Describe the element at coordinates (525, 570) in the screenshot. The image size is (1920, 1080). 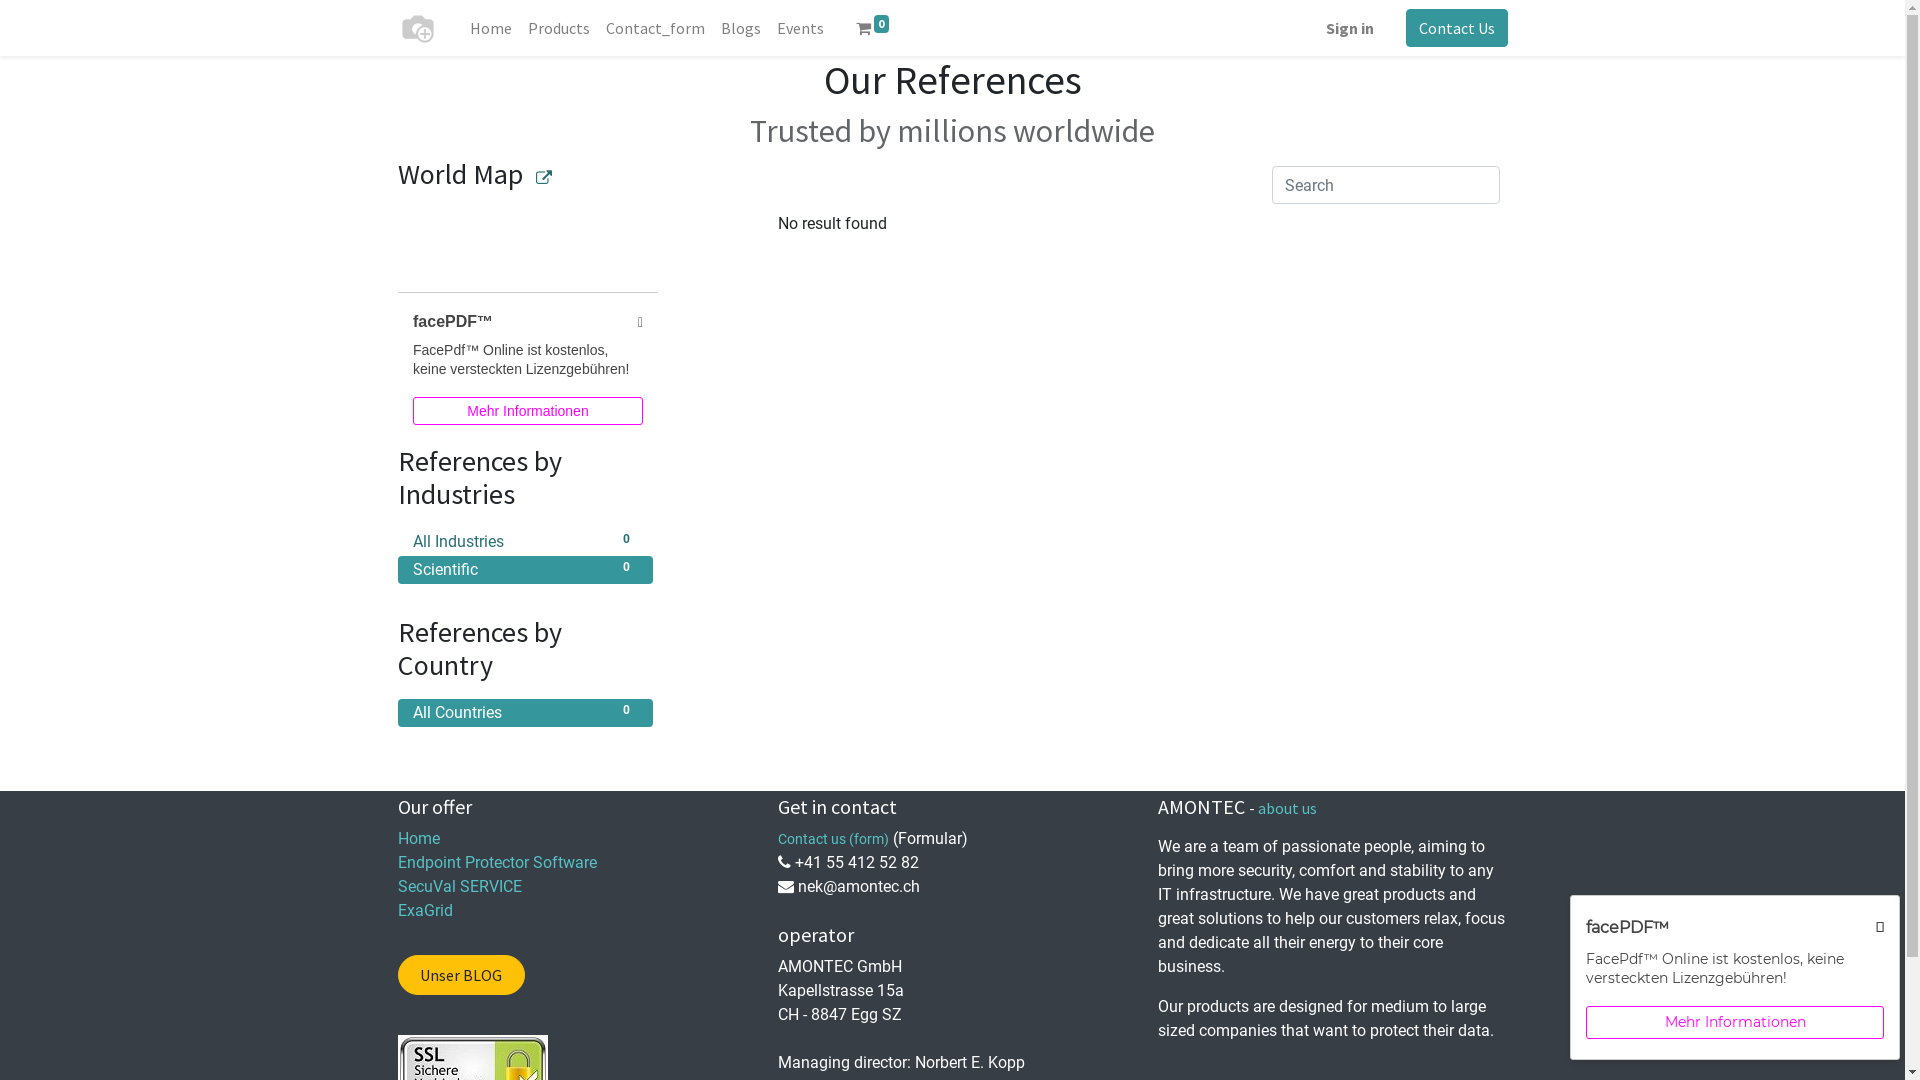
I see `'0` at that location.